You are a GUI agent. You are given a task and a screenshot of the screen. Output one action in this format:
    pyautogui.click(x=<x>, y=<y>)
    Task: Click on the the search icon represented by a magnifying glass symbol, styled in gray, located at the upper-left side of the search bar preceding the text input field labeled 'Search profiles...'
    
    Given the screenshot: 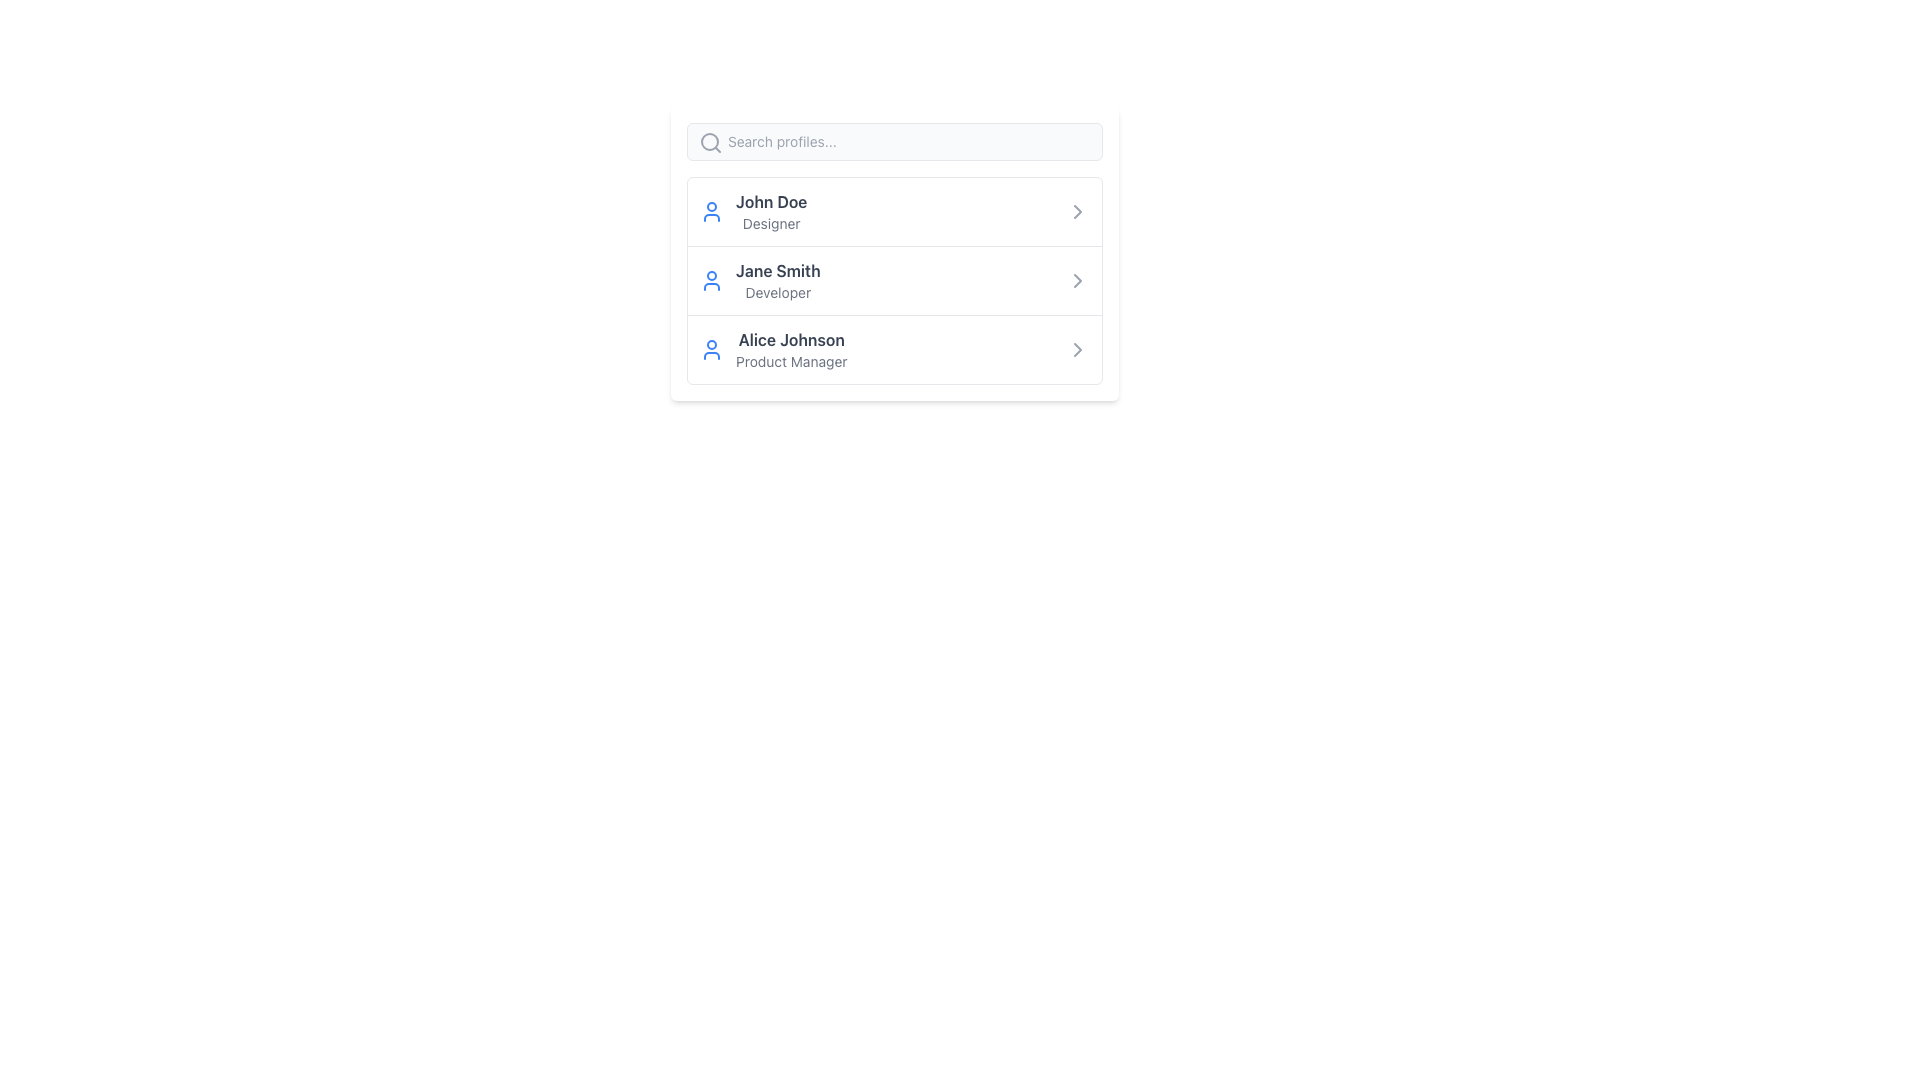 What is the action you would take?
    pyautogui.click(x=710, y=141)
    